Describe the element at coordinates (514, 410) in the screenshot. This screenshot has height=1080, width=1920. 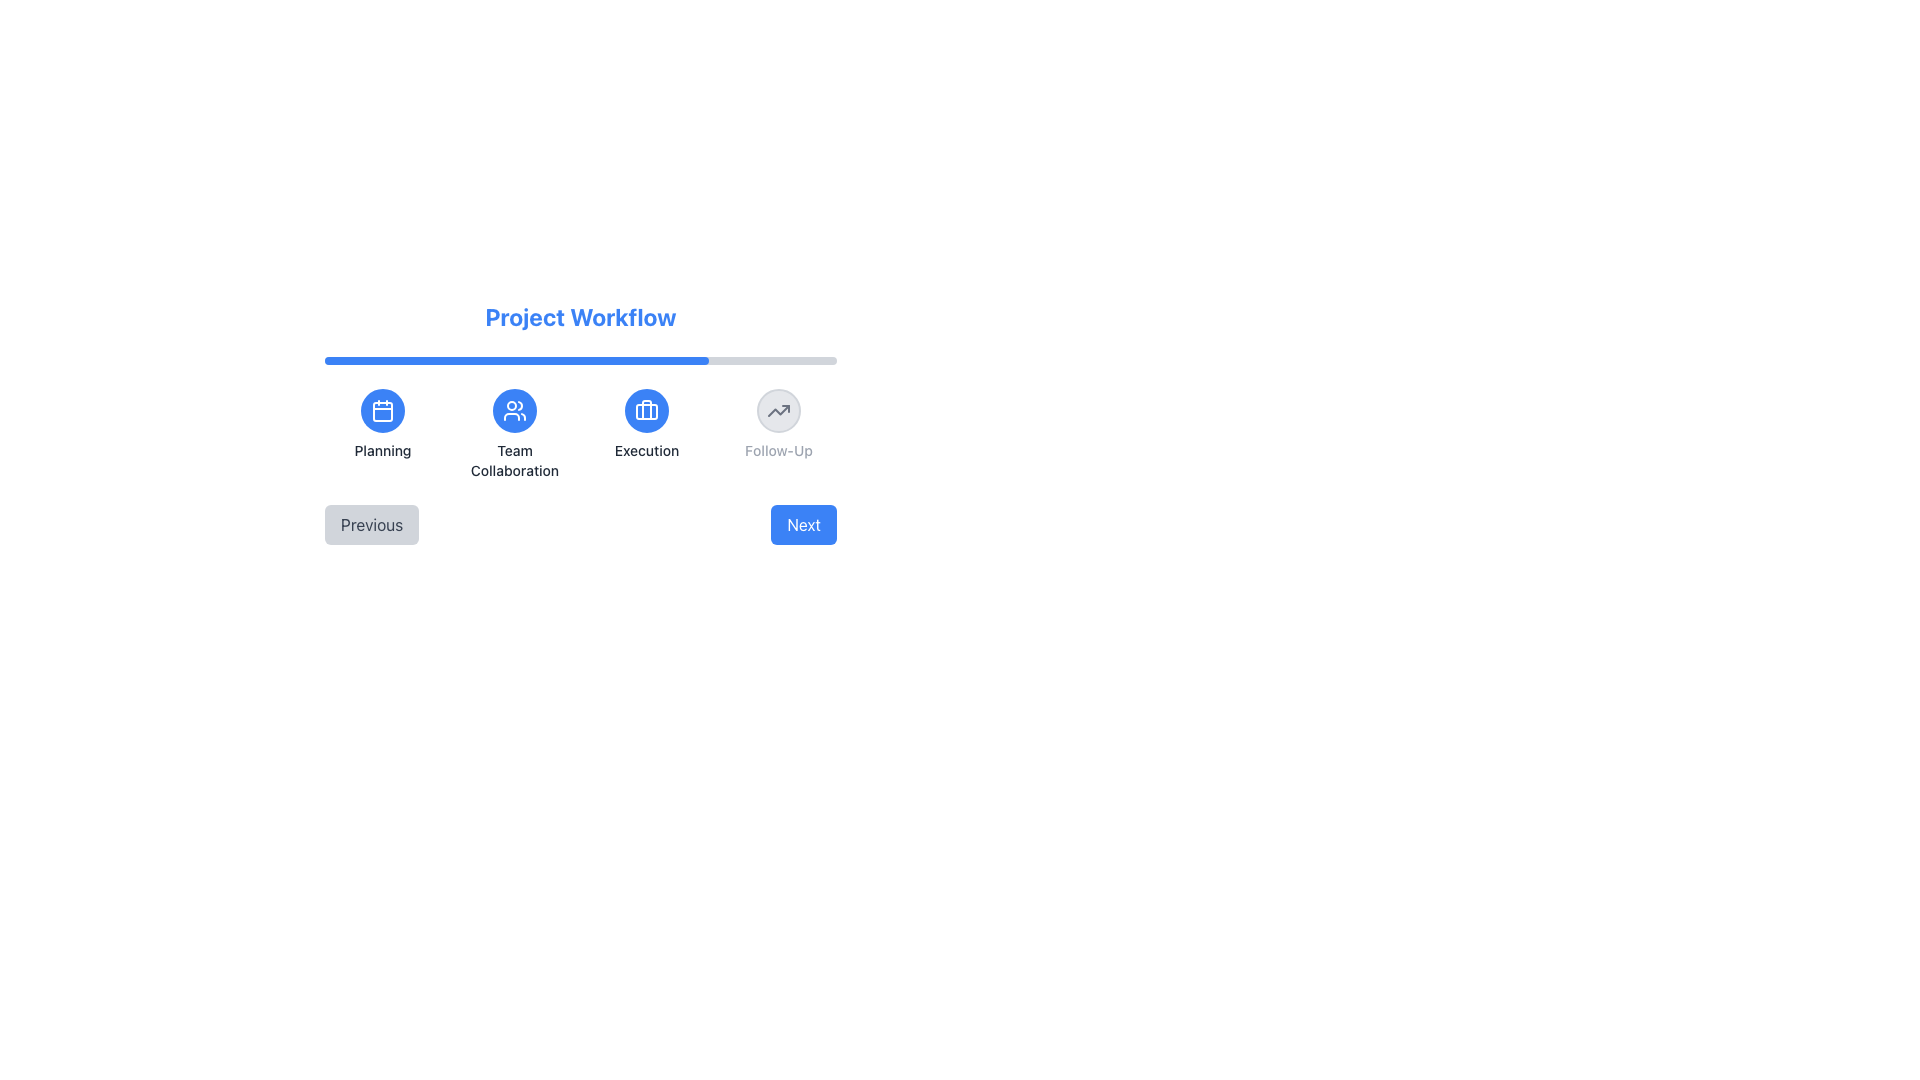
I see `the 'Team Collaboration' icon button` at that location.